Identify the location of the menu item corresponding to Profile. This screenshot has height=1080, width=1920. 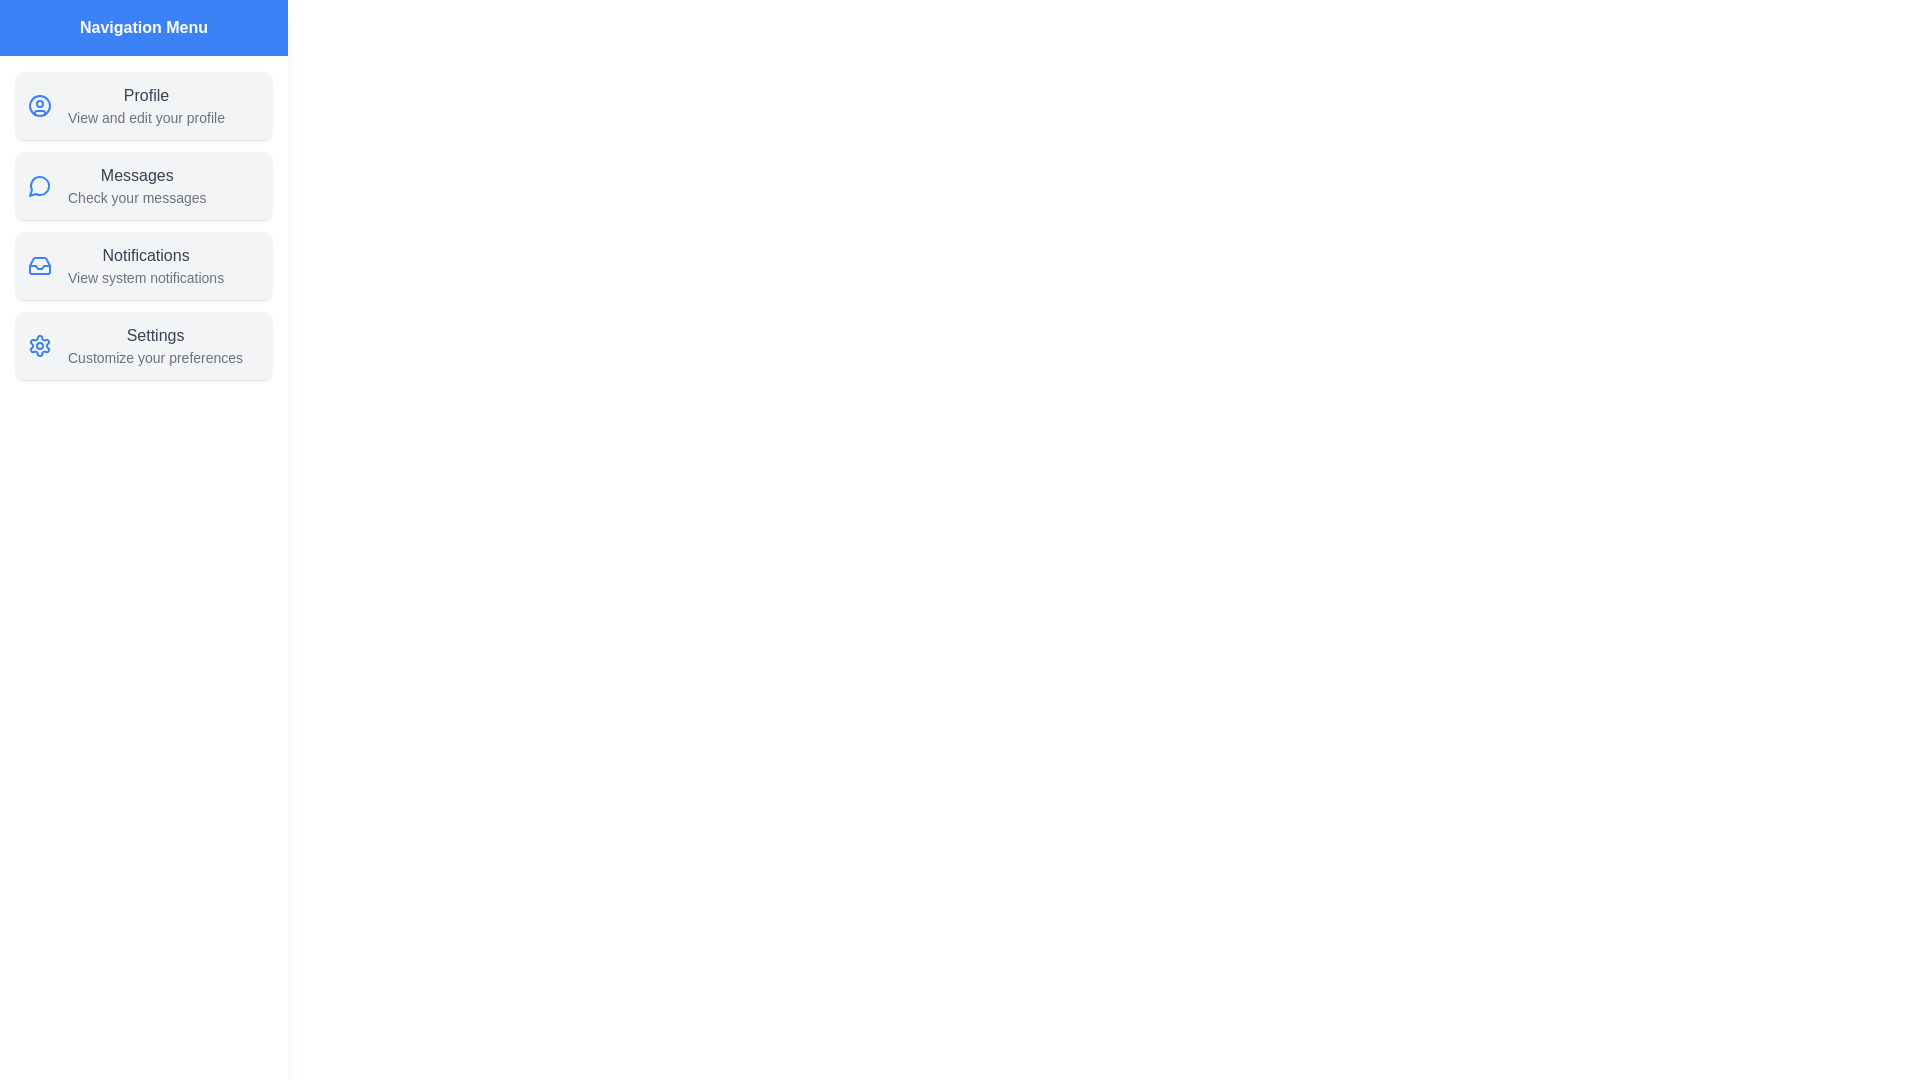
(143, 105).